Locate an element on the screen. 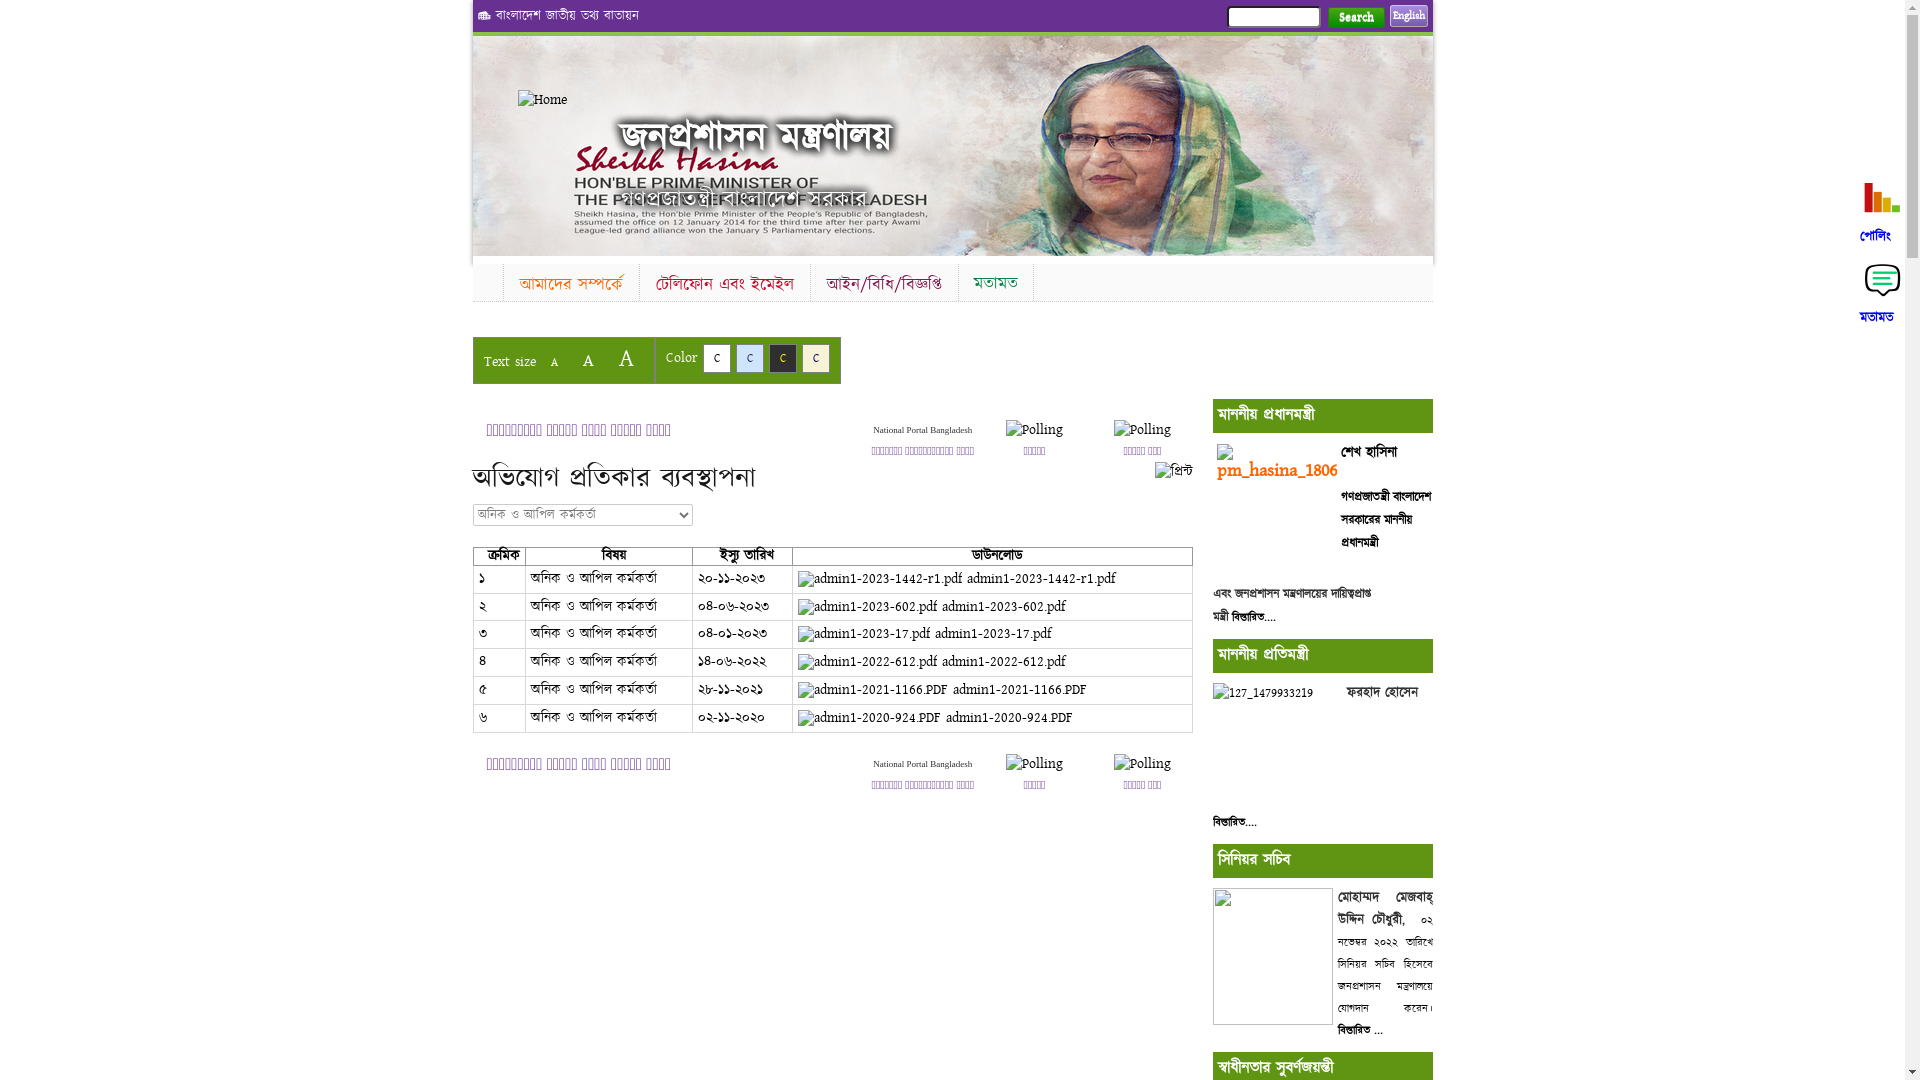  'English' is located at coordinates (1408, 15).